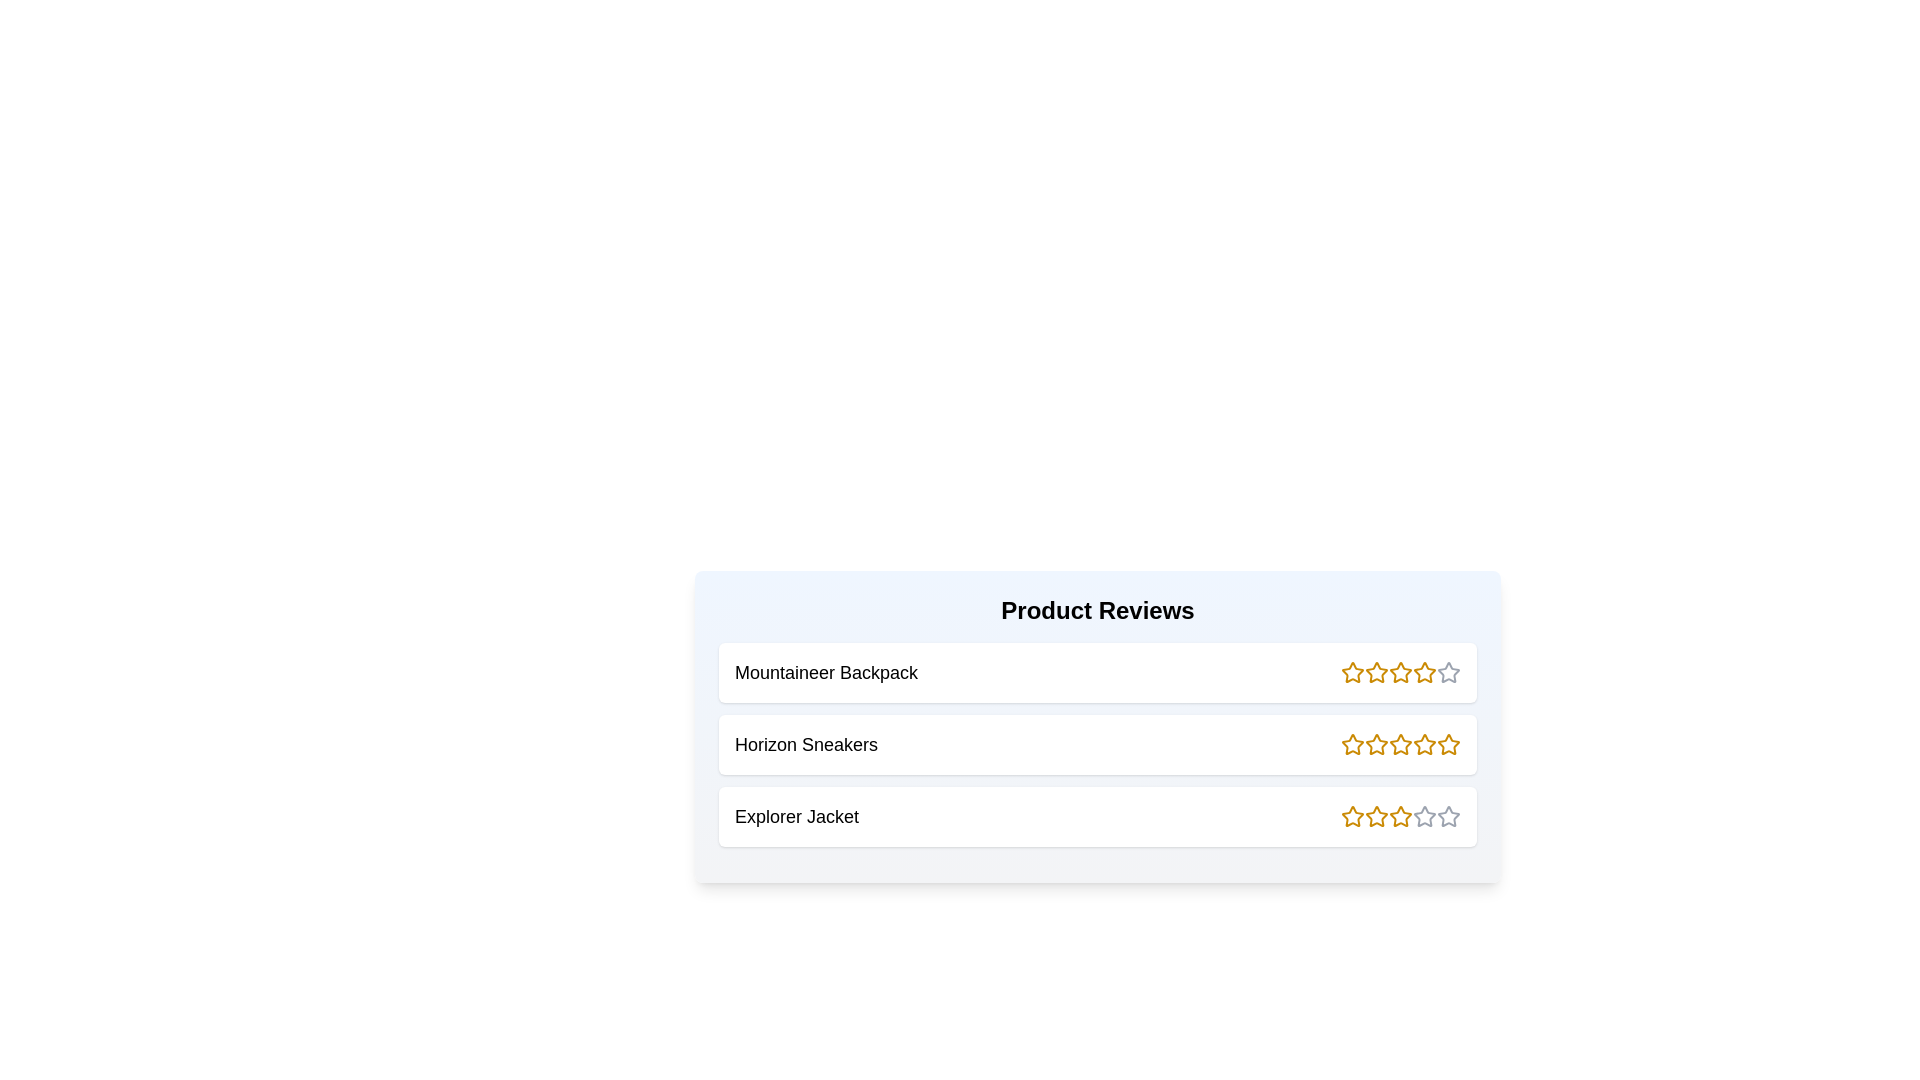 This screenshot has width=1920, height=1080. What do you see at coordinates (1400, 817) in the screenshot?
I see `the rating of a product to 3 stars by clicking the corresponding star icon for the product Explorer Jacket` at bounding box center [1400, 817].